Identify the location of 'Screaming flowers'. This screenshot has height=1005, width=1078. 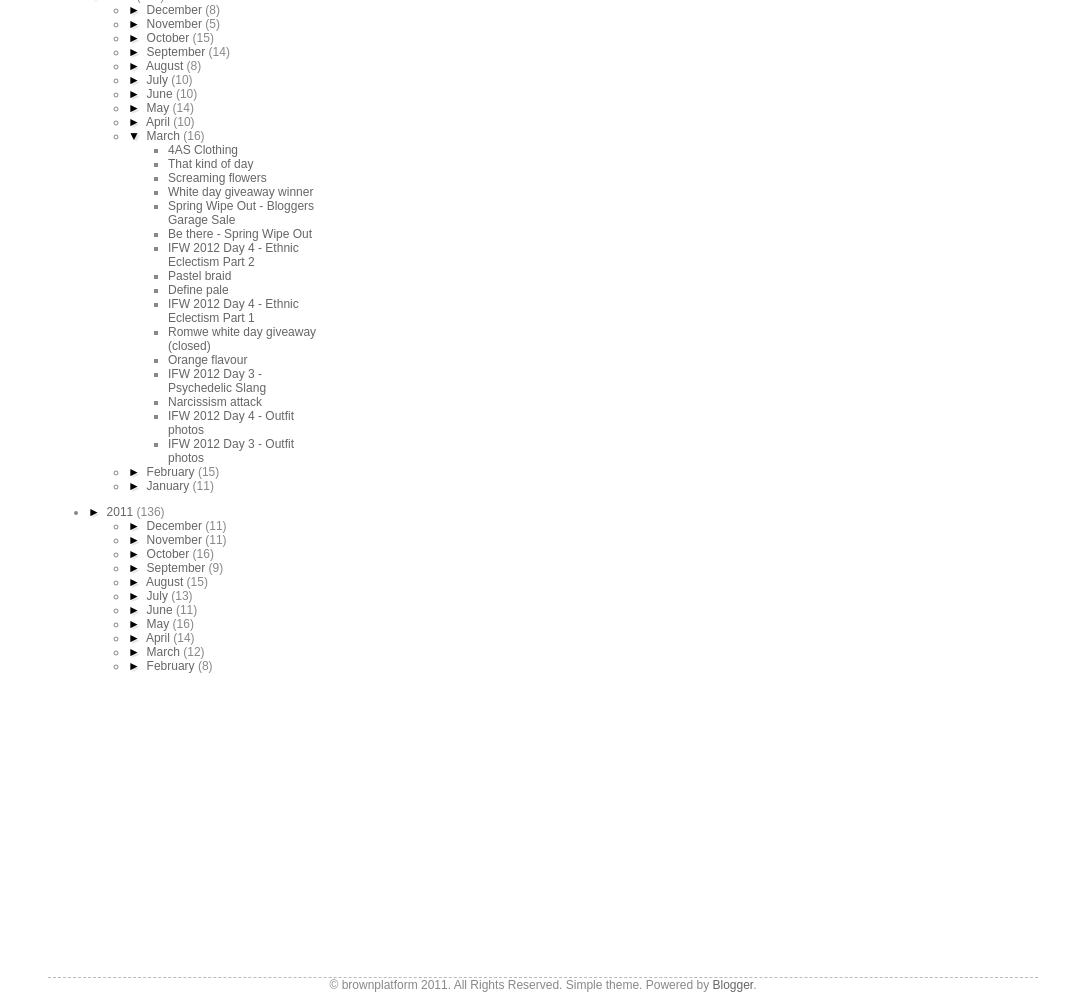
(217, 175).